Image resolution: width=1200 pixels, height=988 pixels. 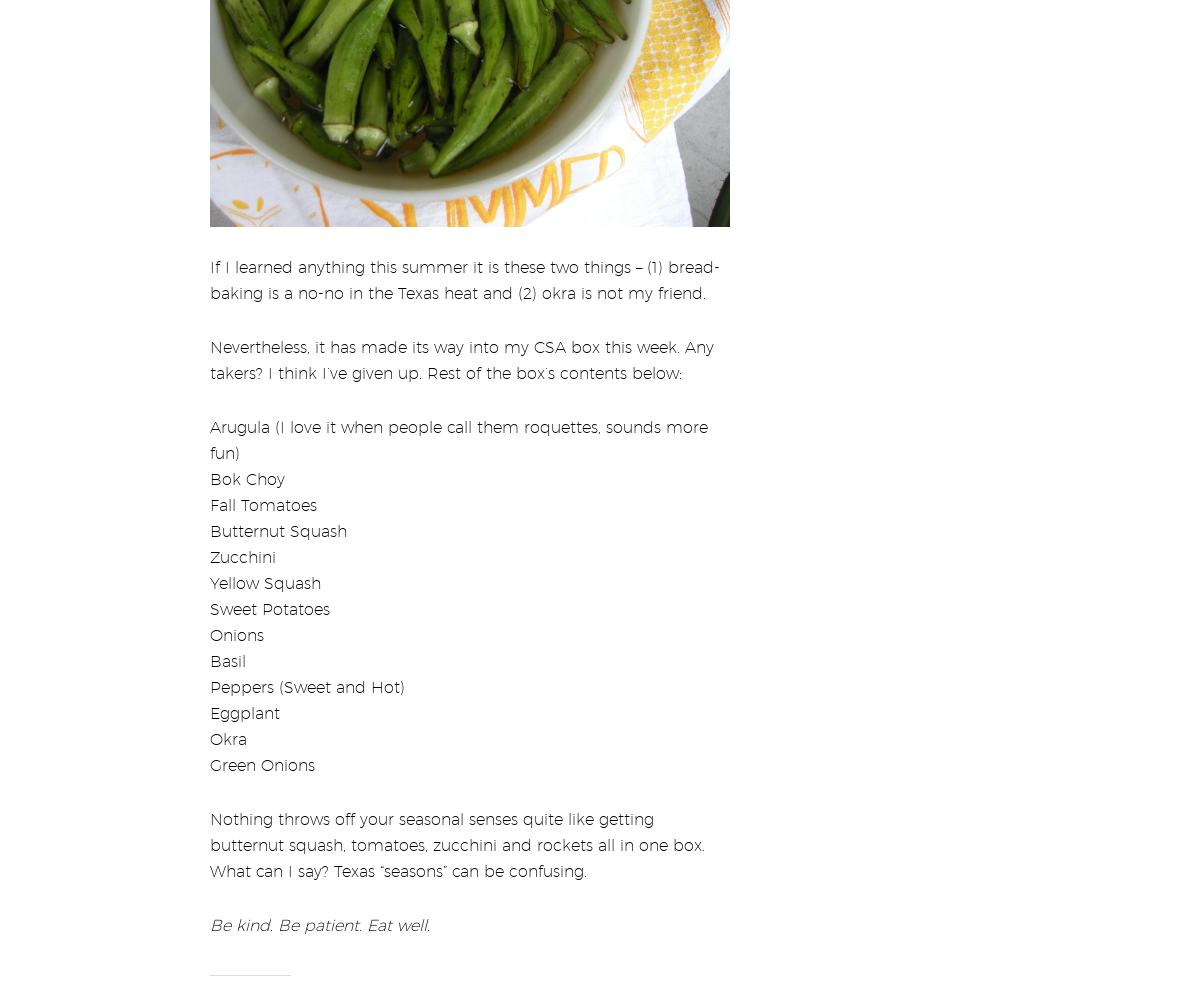 I want to click on 'Sweet Potatoes', so click(x=209, y=595).